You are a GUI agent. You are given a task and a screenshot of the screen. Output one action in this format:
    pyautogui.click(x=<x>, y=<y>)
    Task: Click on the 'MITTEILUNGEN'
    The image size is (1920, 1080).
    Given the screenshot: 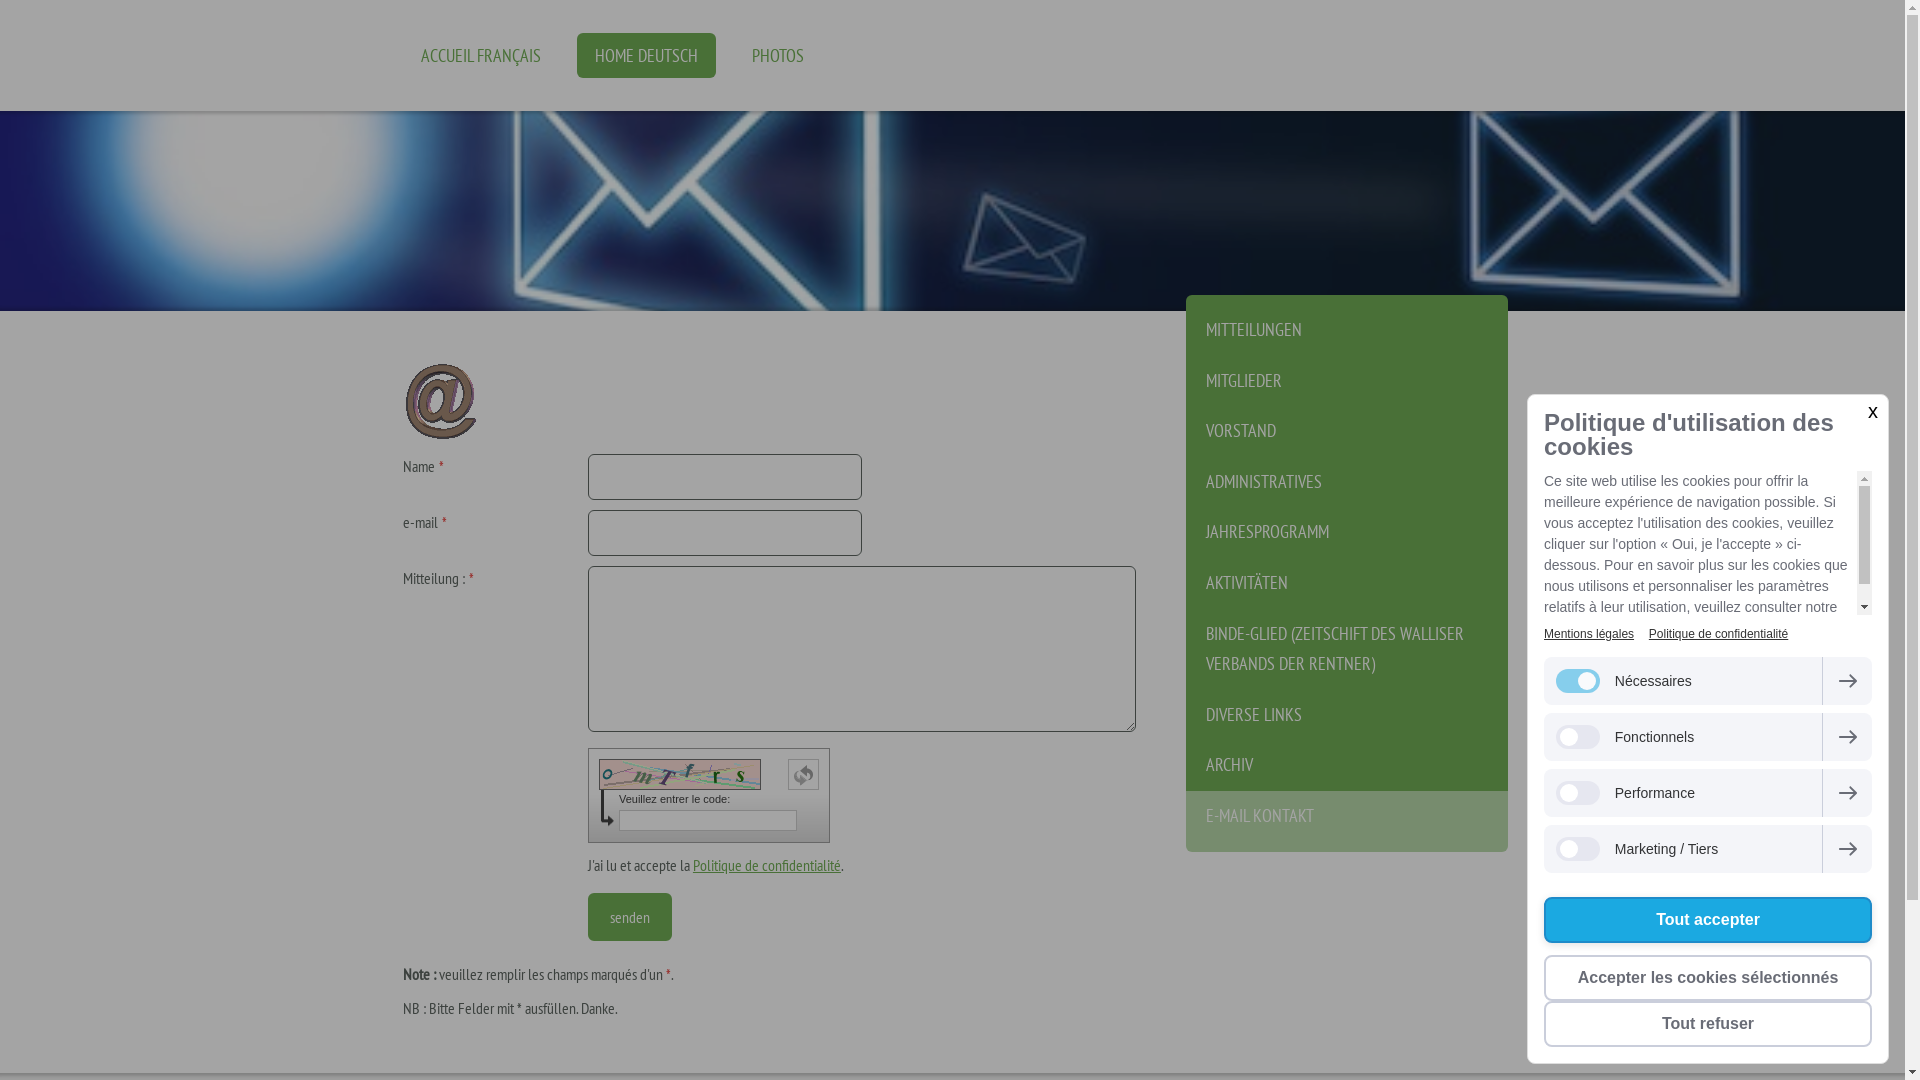 What is the action you would take?
    pyautogui.click(x=1347, y=324)
    